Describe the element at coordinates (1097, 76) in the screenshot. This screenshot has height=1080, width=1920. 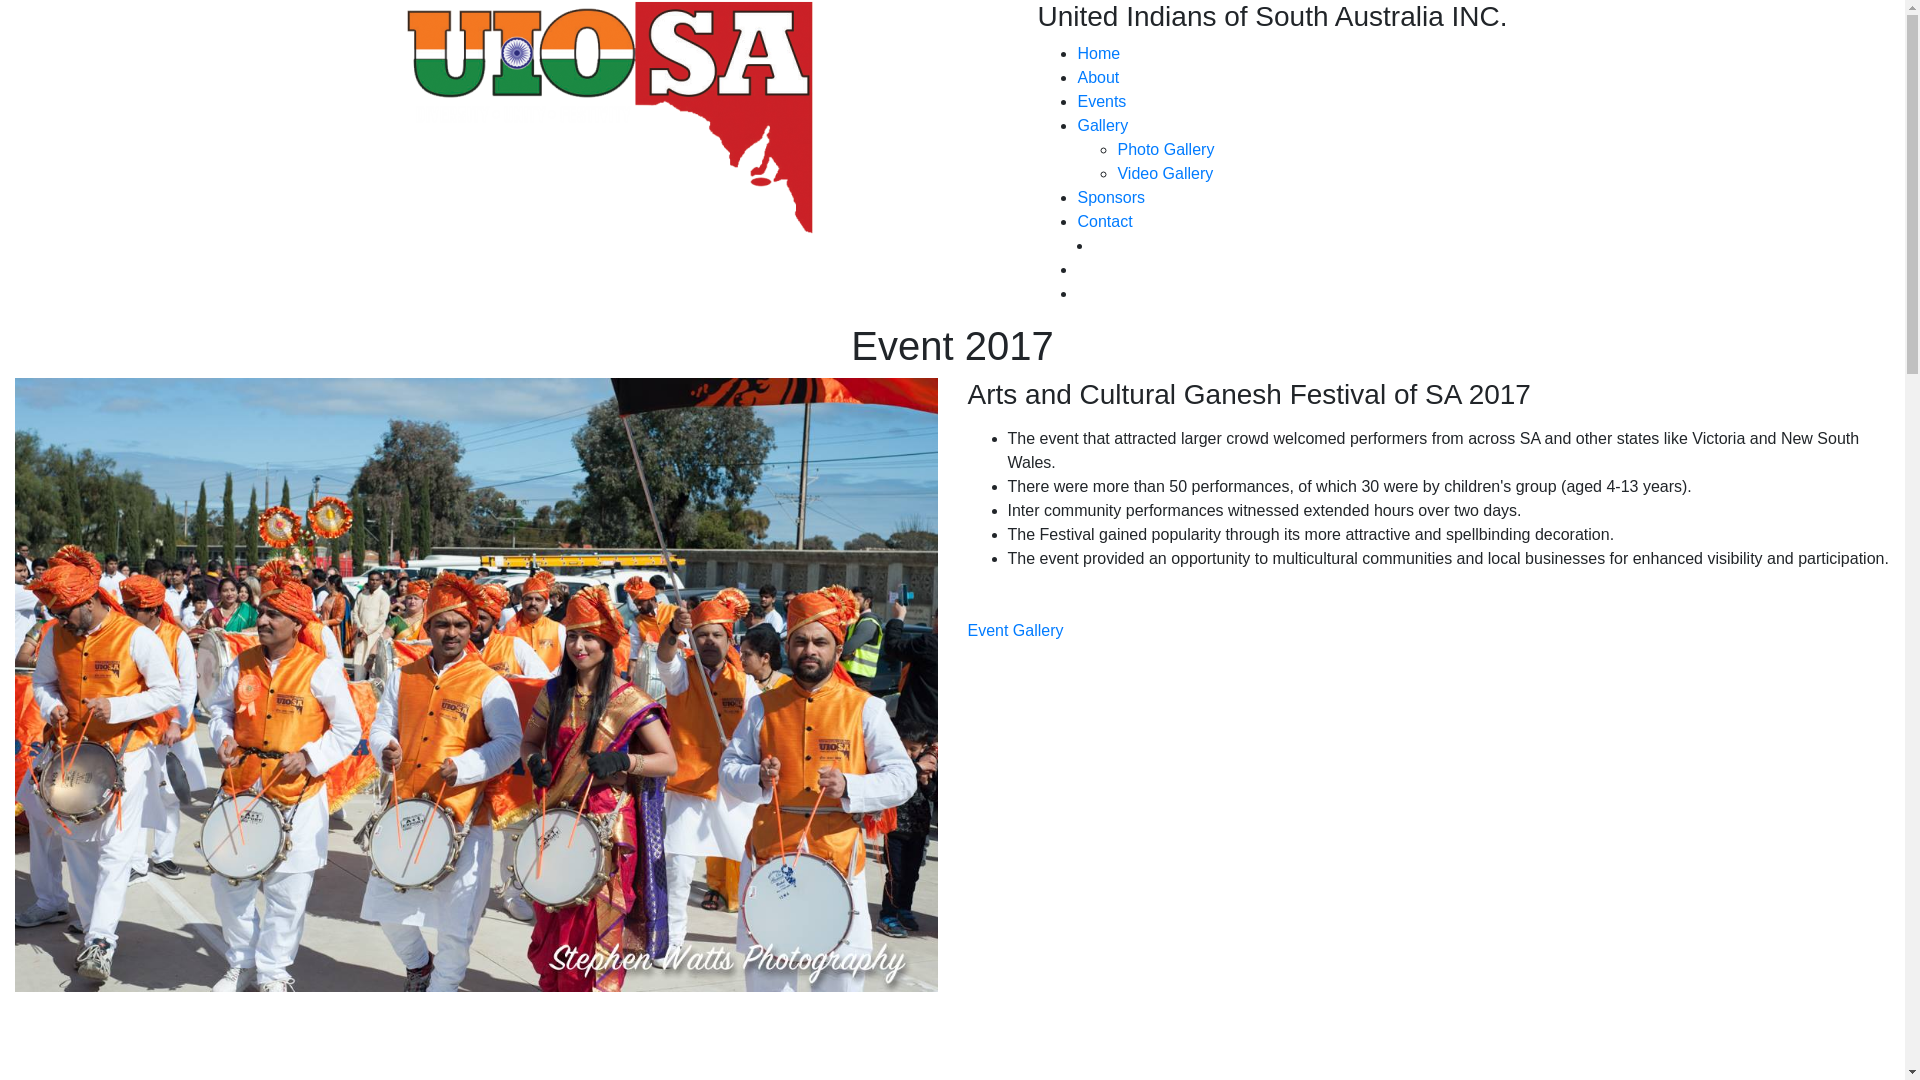
I see `'About'` at that location.